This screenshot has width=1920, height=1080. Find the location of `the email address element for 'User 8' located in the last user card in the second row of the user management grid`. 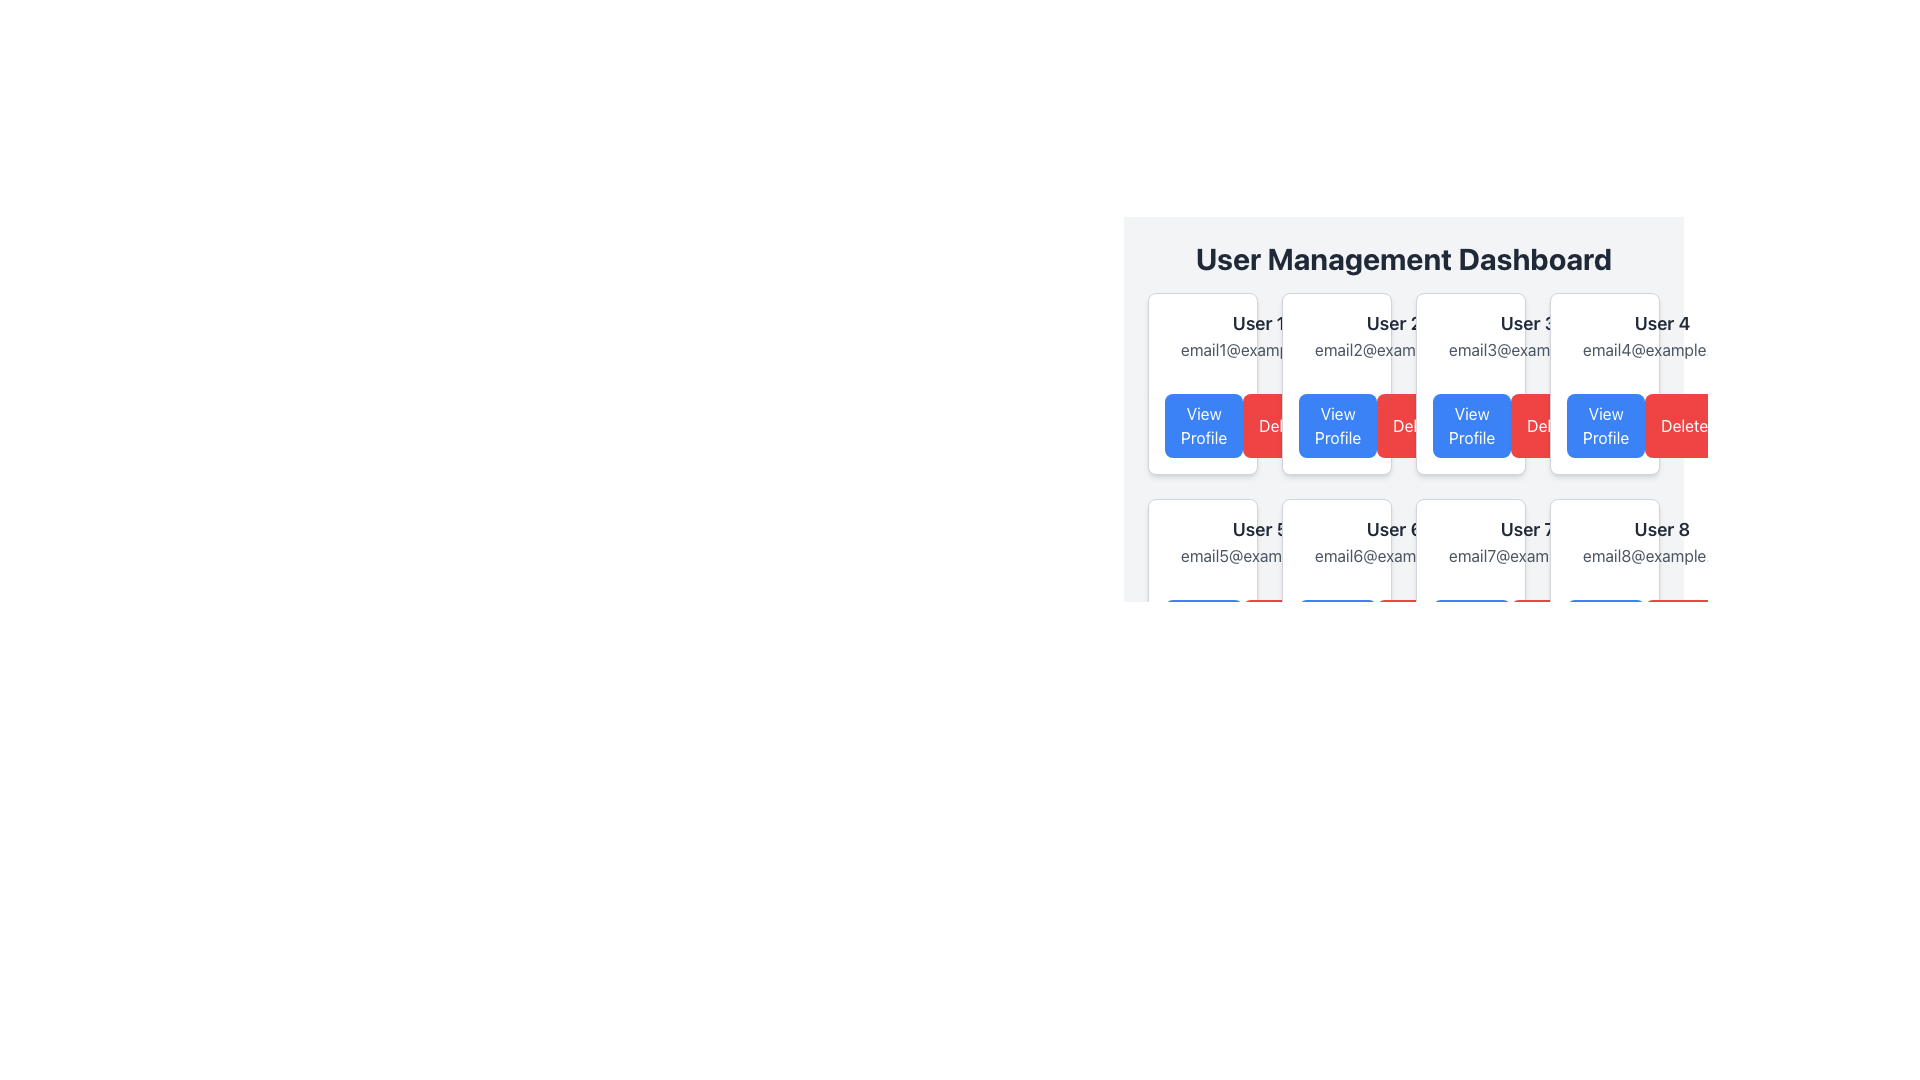

the email address element for 'User 8' located in the last user card in the second row of the user management grid is located at coordinates (1604, 542).